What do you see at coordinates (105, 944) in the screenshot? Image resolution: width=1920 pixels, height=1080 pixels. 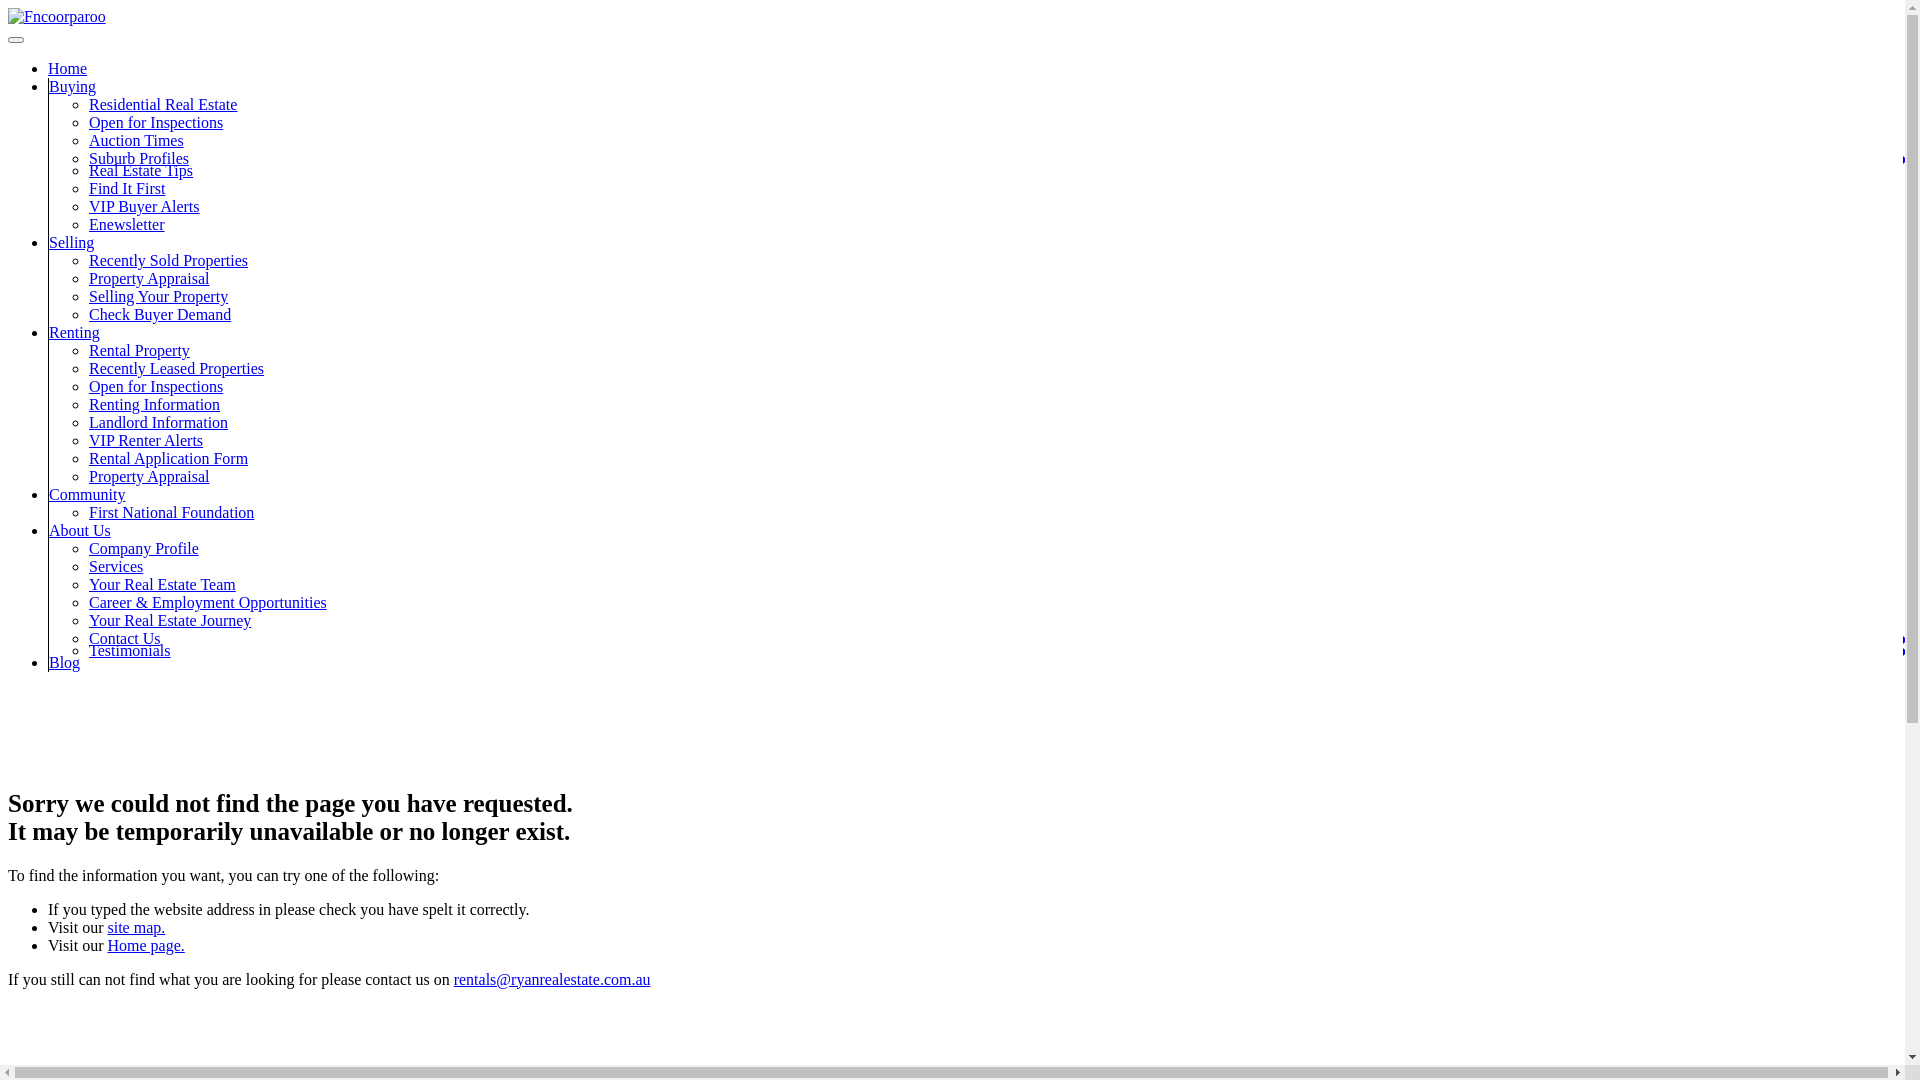 I see `'Home page.'` at bounding box center [105, 944].